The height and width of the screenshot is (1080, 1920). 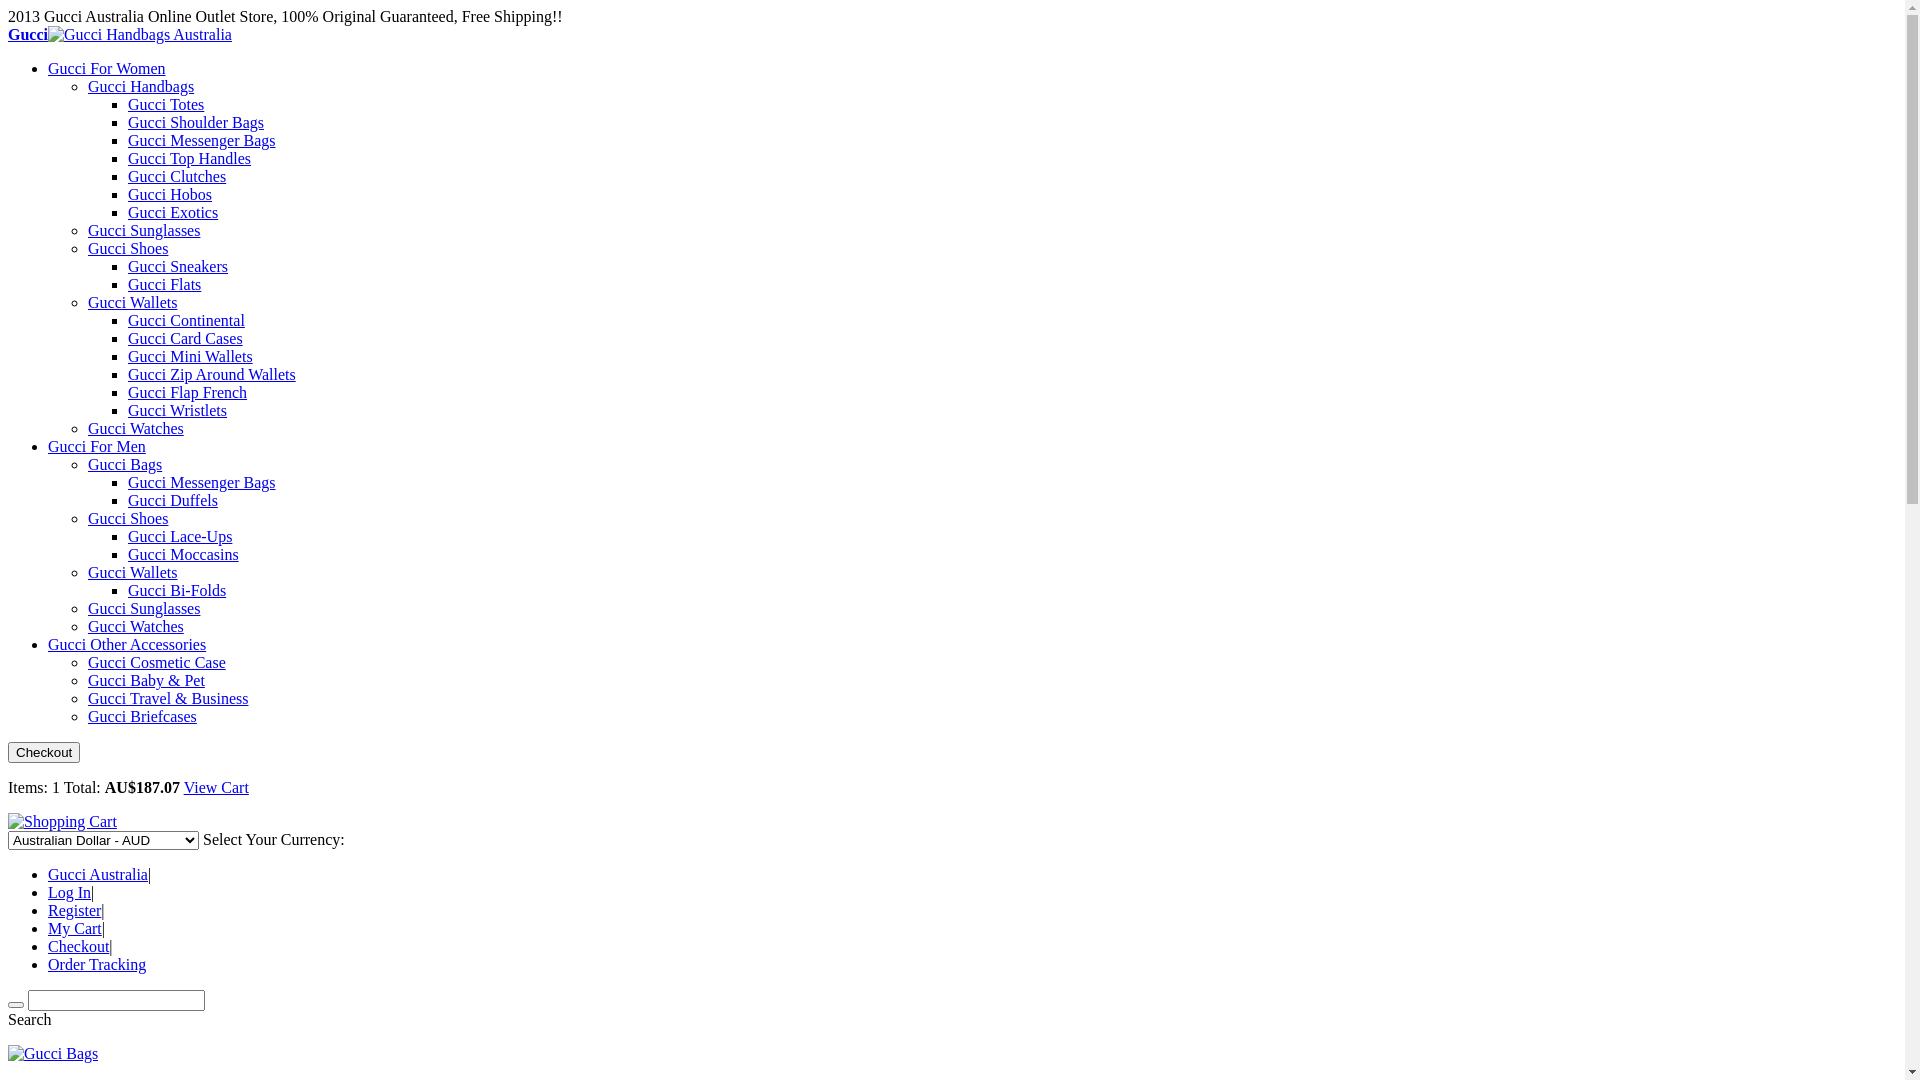 I want to click on 'Gucci', so click(x=8, y=34).